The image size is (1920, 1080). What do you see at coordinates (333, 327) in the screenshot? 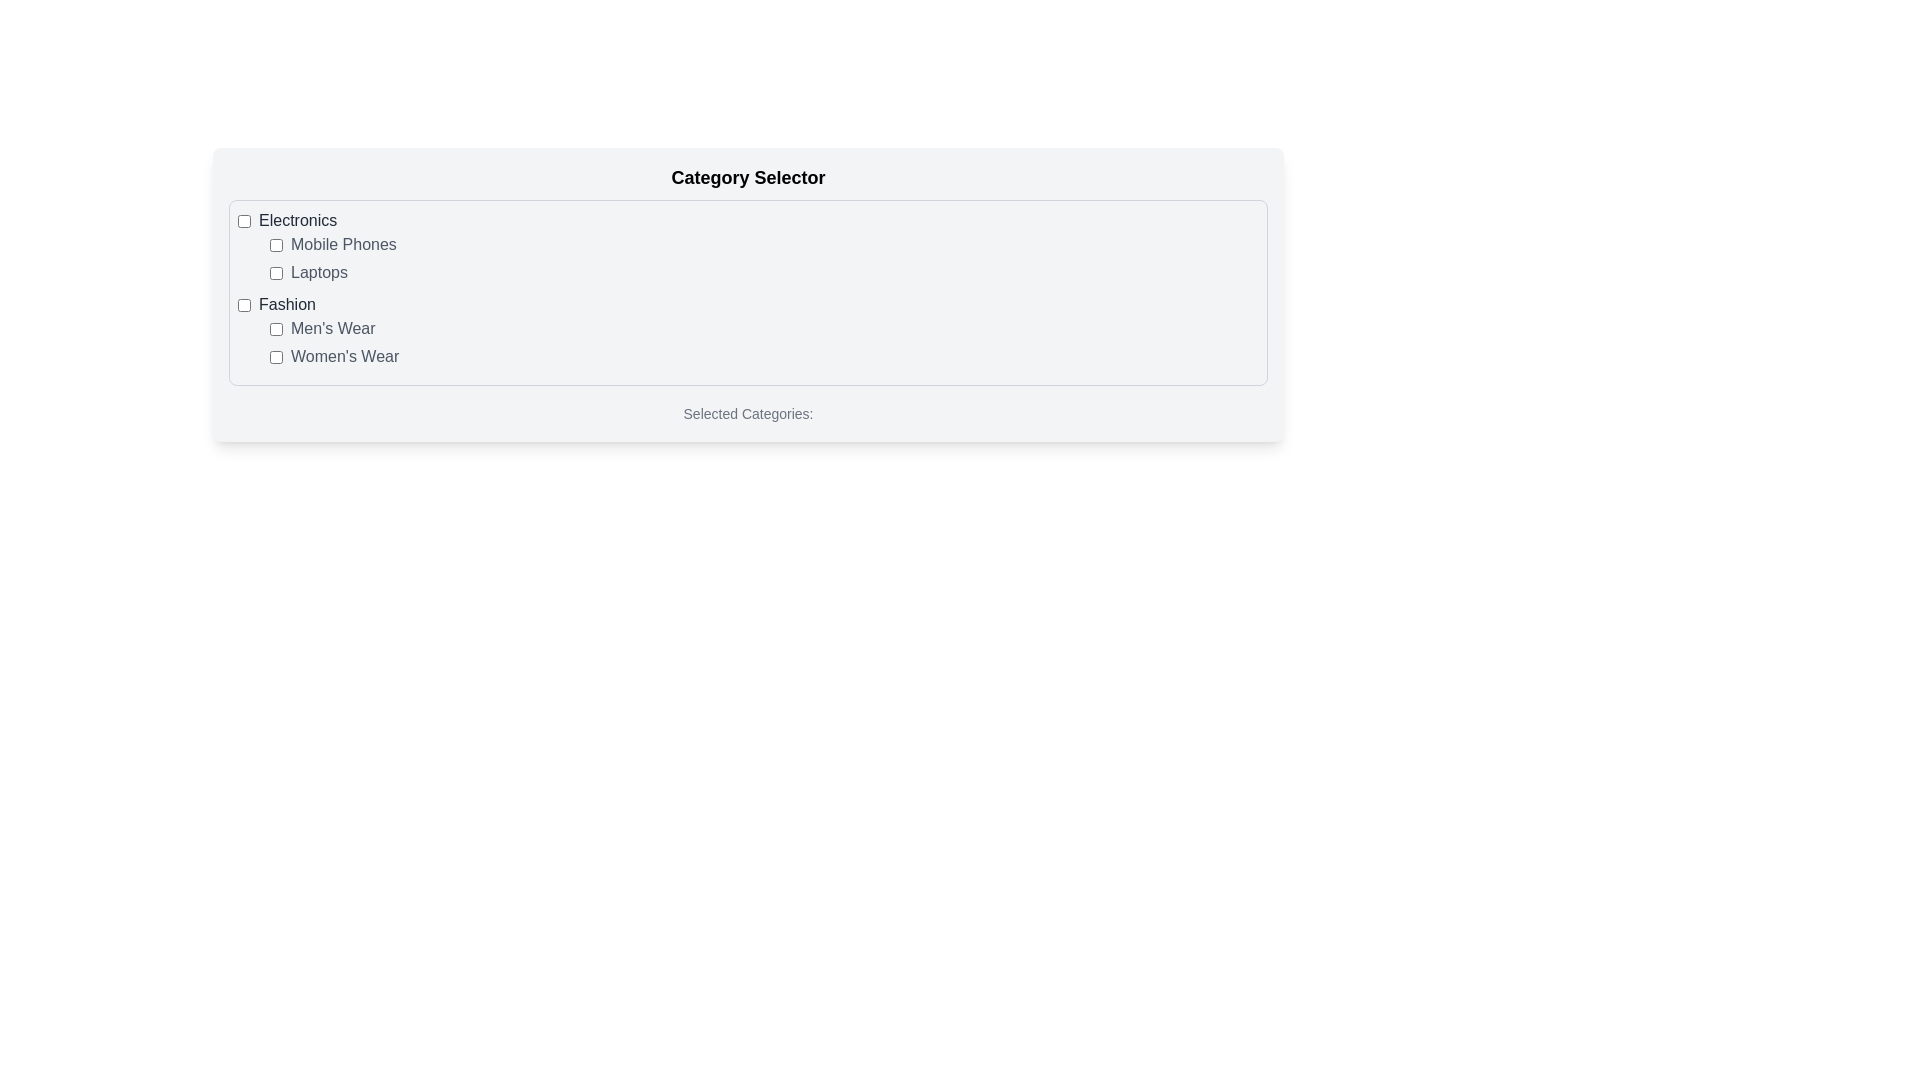
I see `the 'Men's Wear' label` at bounding box center [333, 327].